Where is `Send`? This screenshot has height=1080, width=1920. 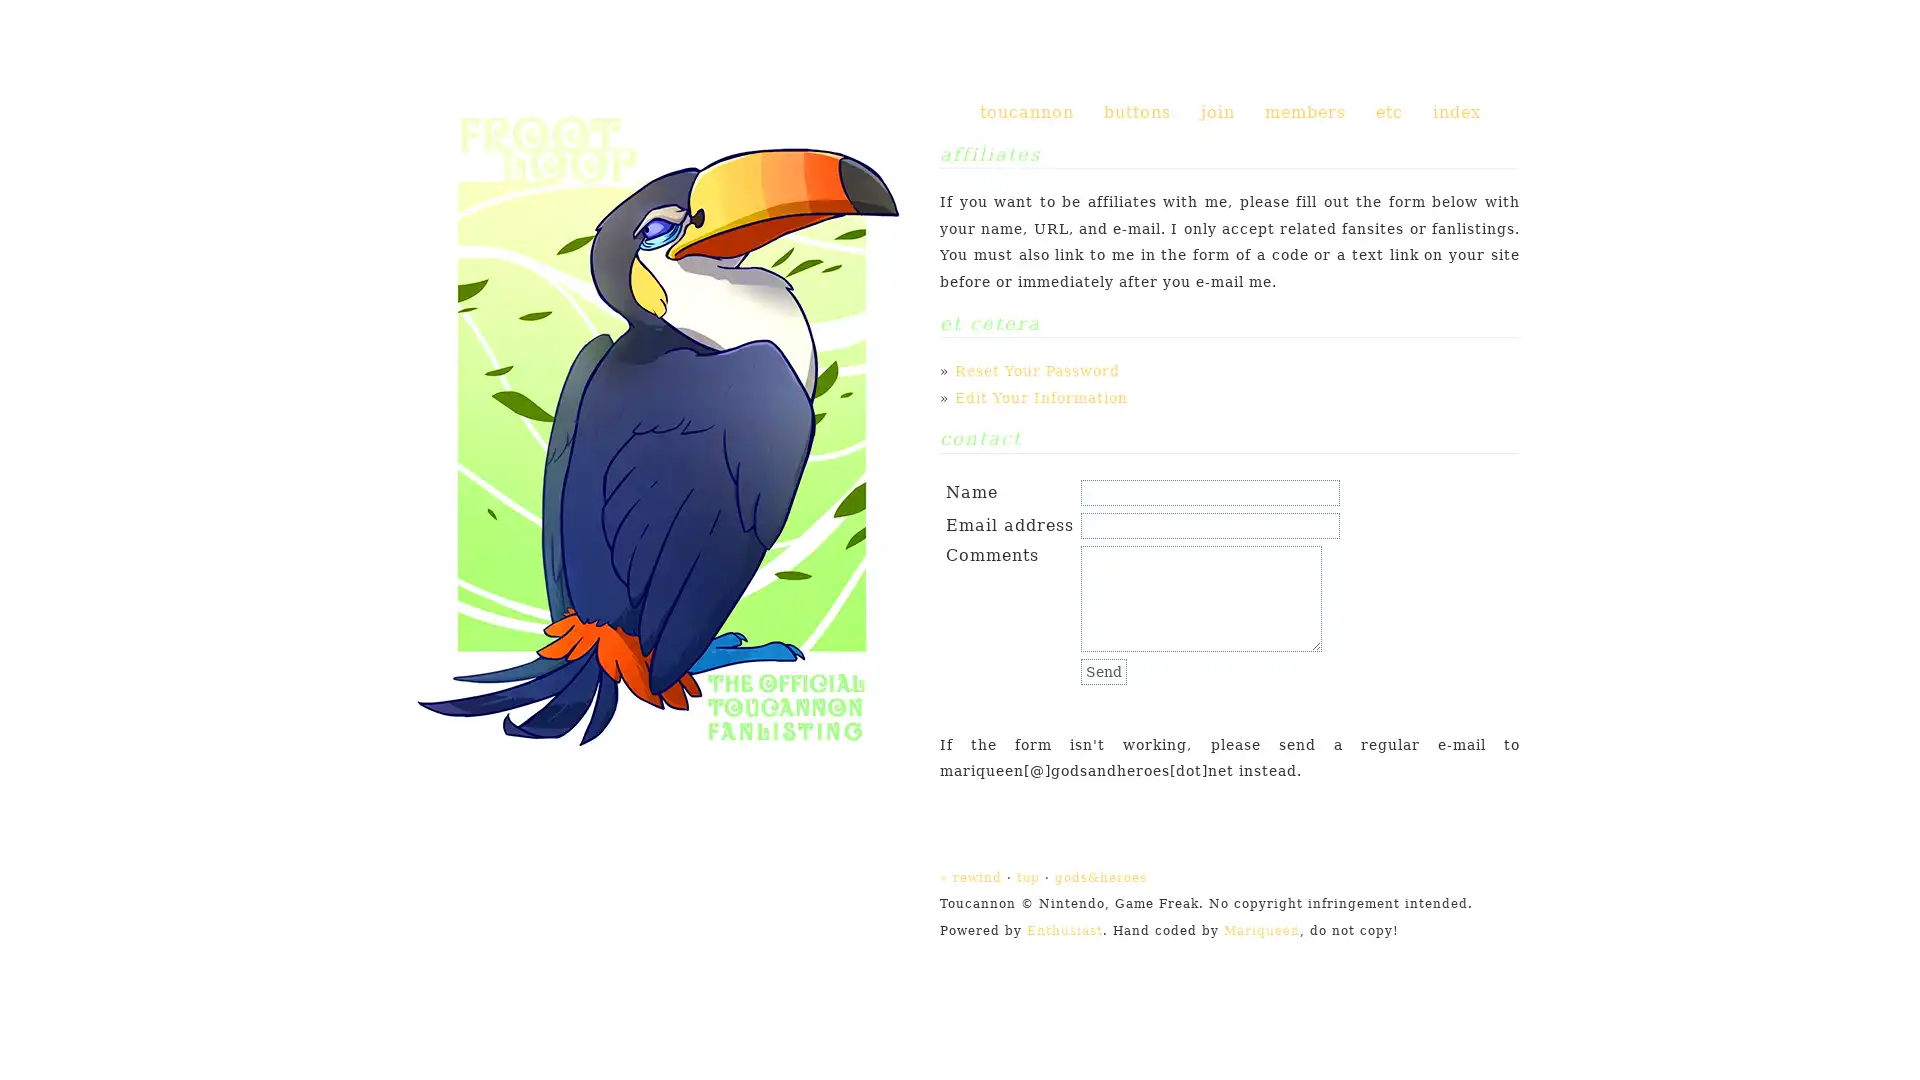
Send is located at coordinates (1103, 671).